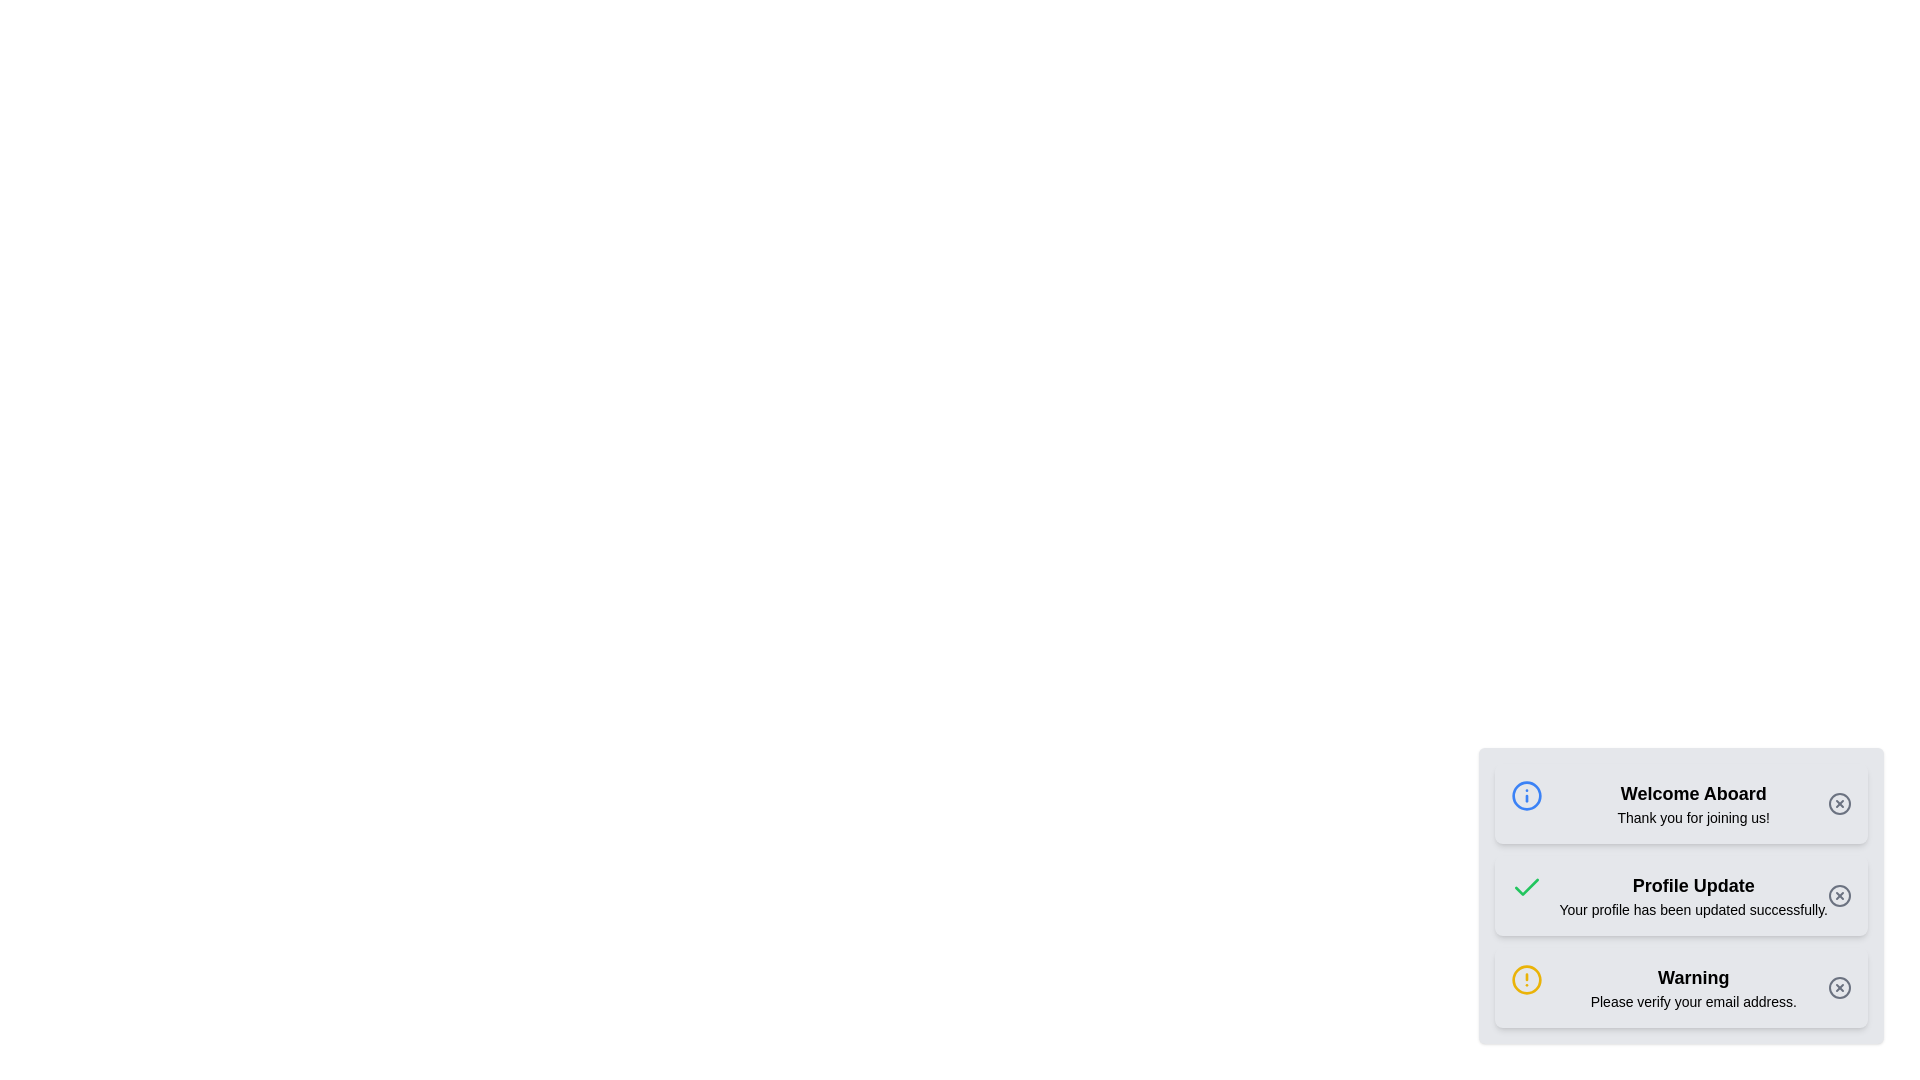 The width and height of the screenshot is (1920, 1080). What do you see at coordinates (1839, 894) in the screenshot?
I see `the circular part of the close button in the 'Profile Update' section` at bounding box center [1839, 894].